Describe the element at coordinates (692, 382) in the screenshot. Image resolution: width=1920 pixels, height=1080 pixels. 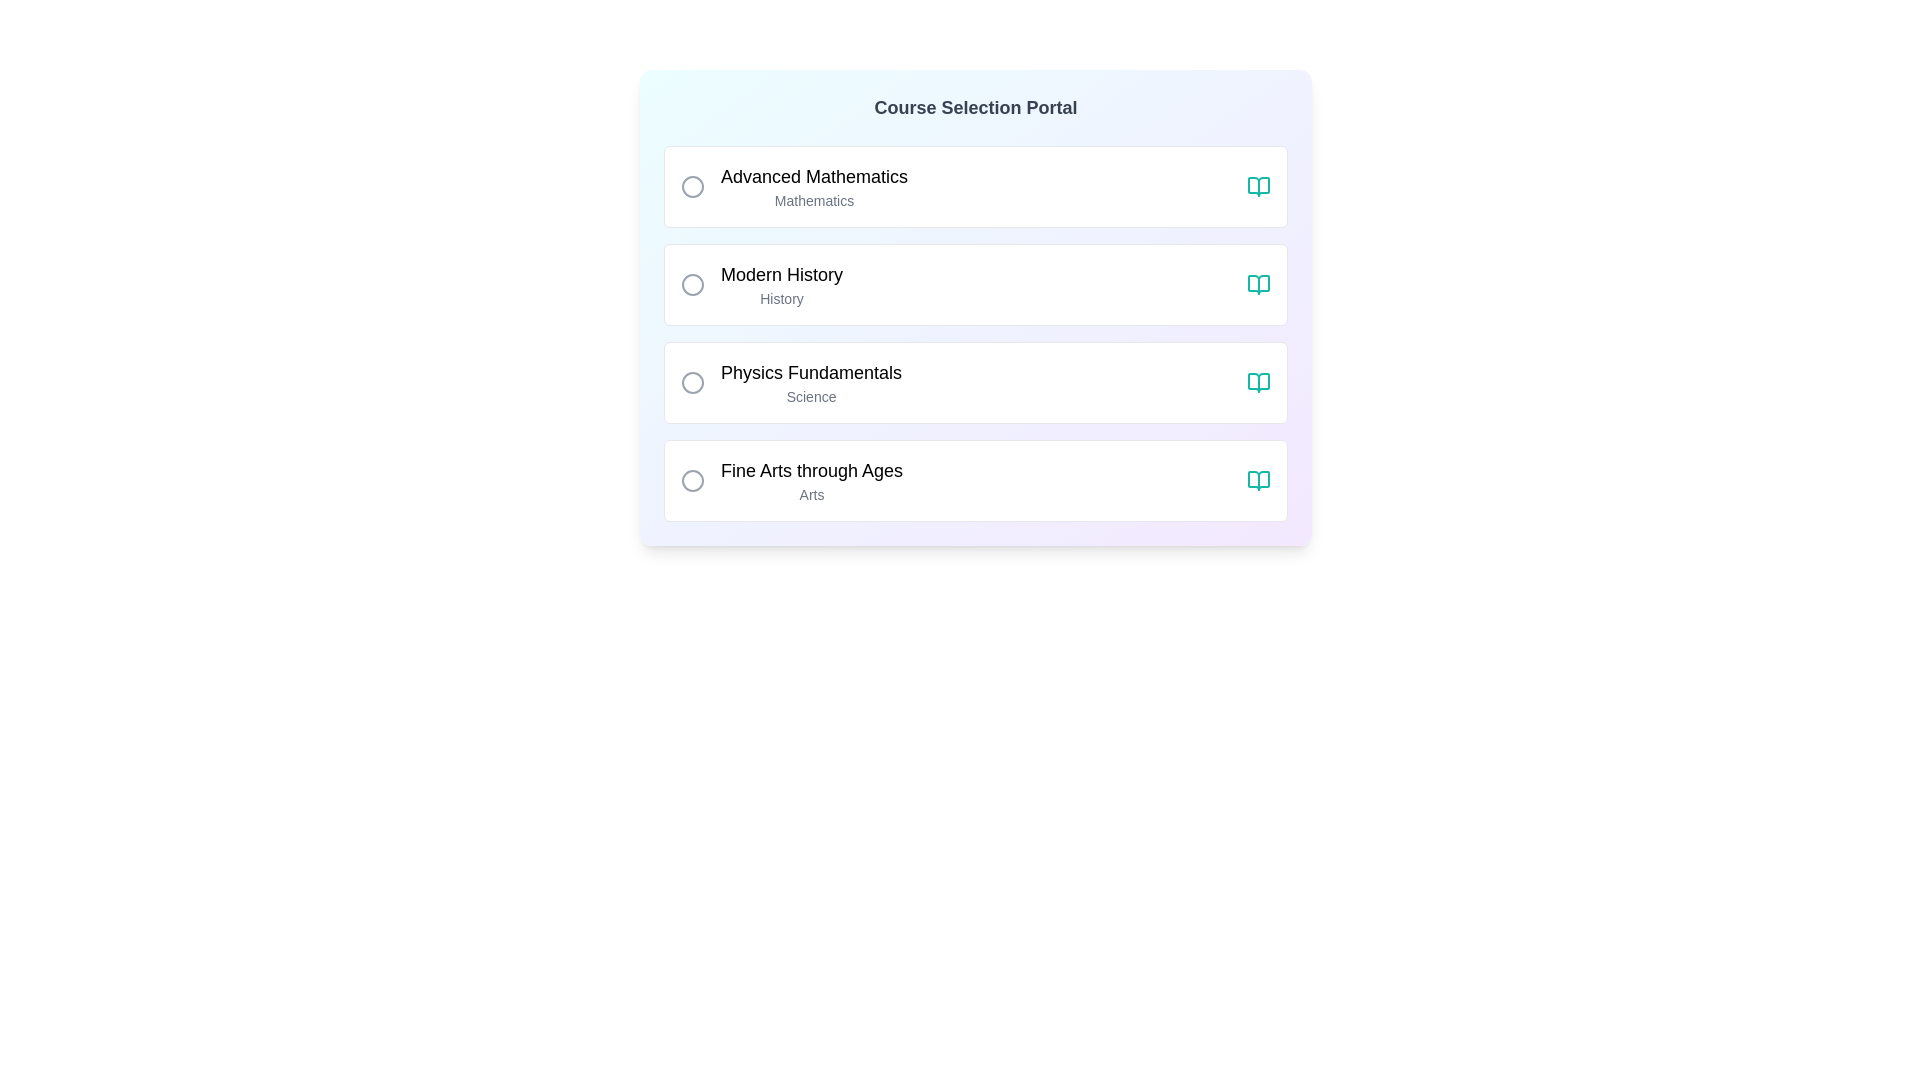
I see `the Circular SVG element representing a selection marker adjacent to the text 'Physics Fundamentals', which is part of the third option in the course selections list` at that location.